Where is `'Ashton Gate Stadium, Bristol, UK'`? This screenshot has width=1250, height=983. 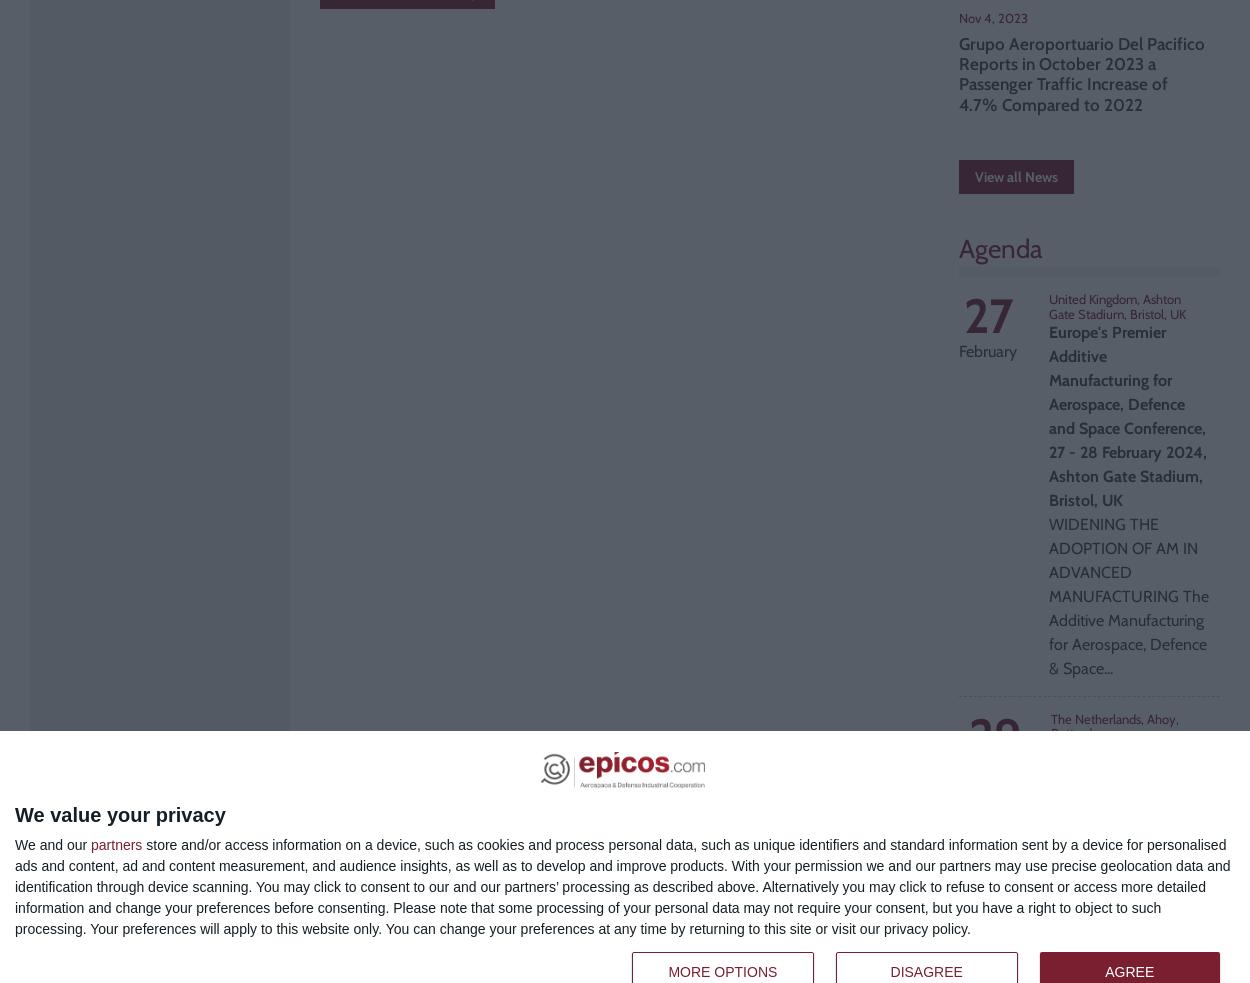
'Ashton Gate Stadium, Bristol, UK' is located at coordinates (1049, 306).